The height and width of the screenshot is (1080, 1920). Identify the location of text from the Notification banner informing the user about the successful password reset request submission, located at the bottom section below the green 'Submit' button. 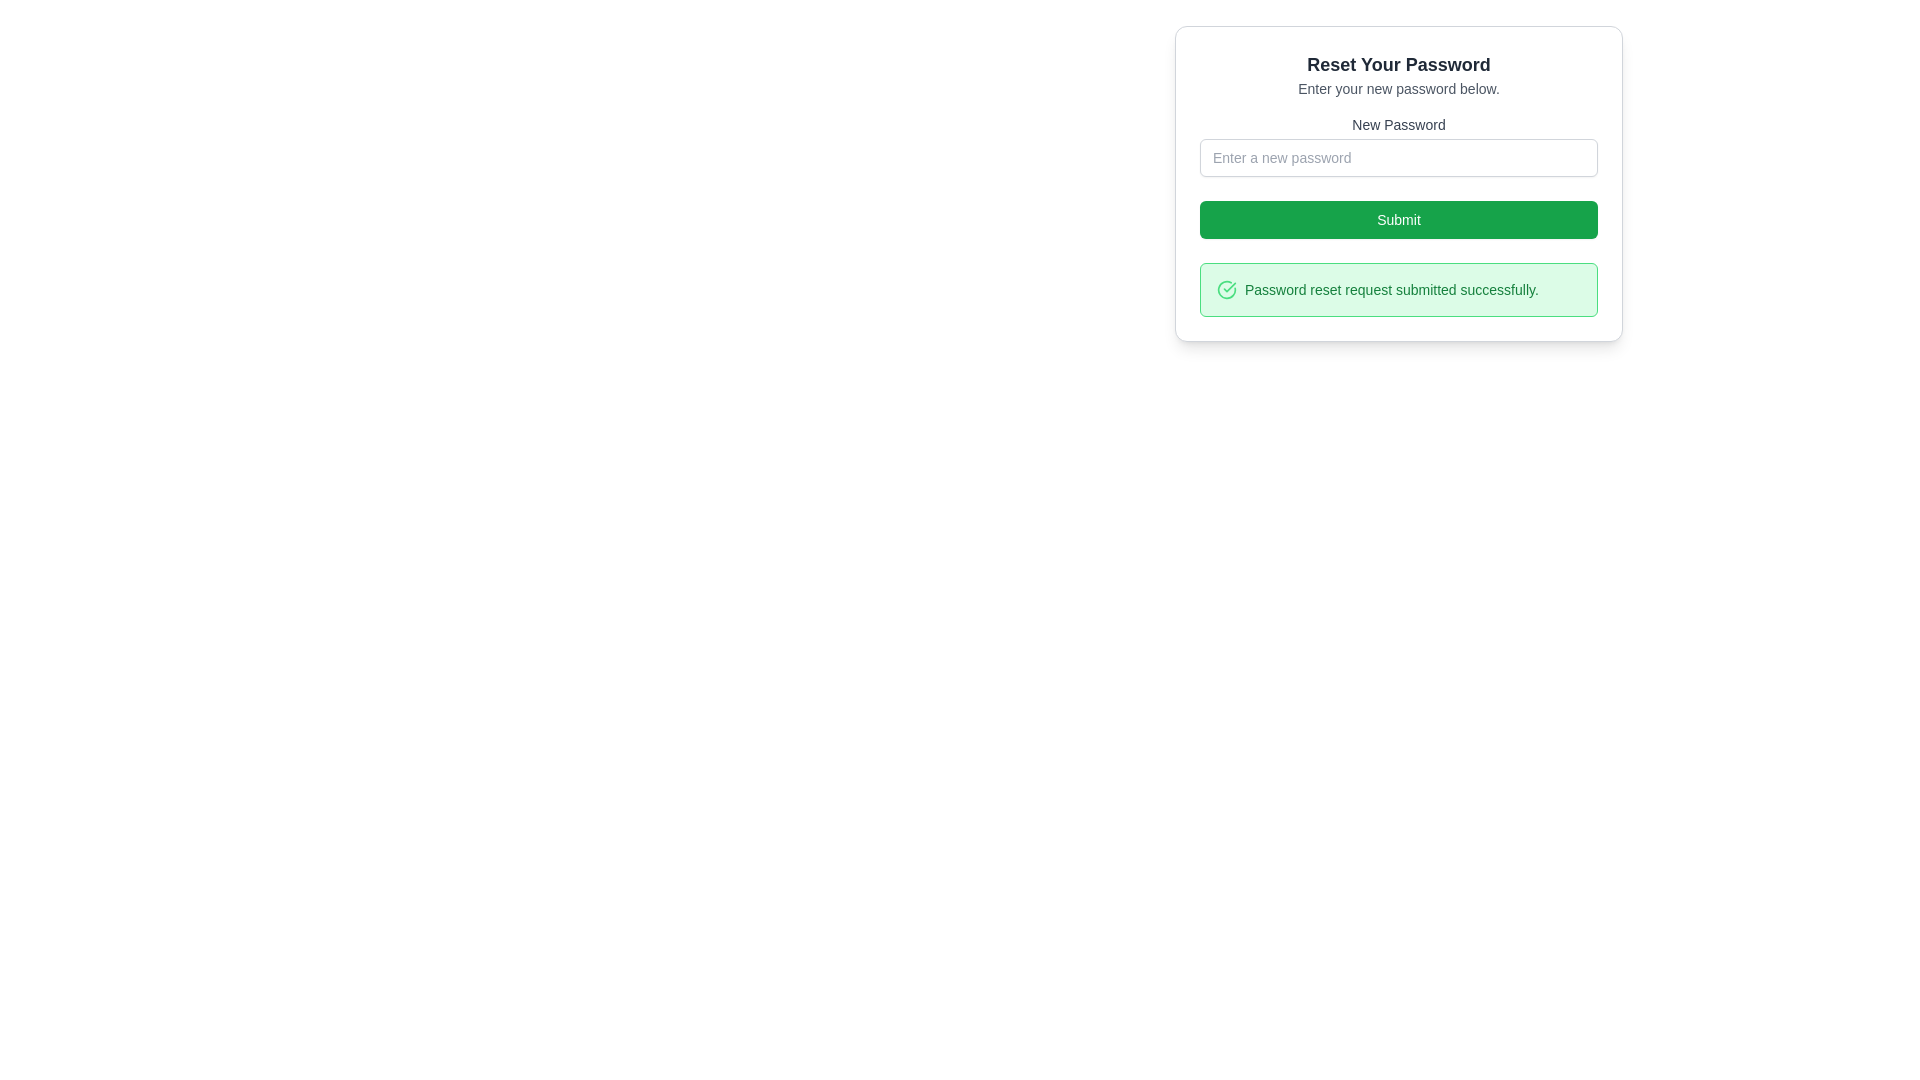
(1397, 289).